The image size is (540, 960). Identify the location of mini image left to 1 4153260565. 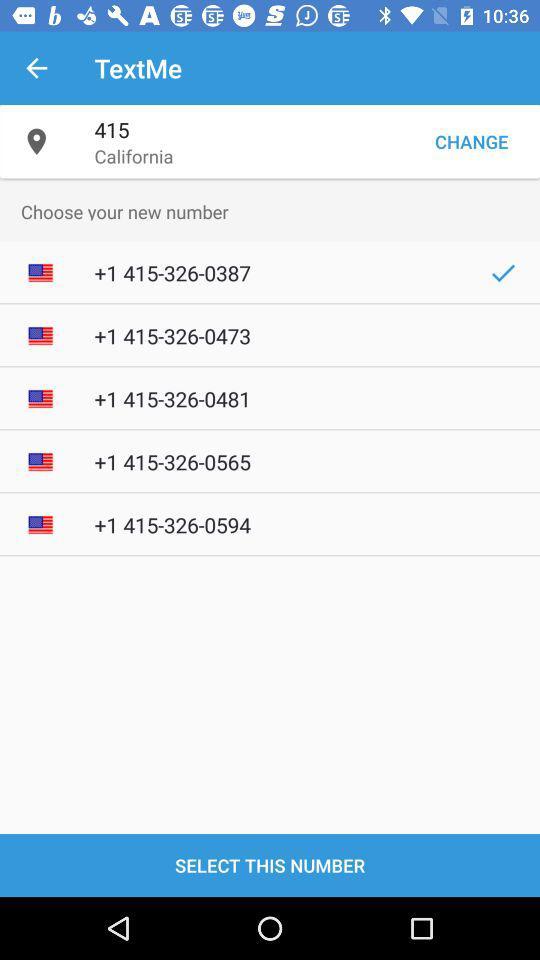
(40, 461).